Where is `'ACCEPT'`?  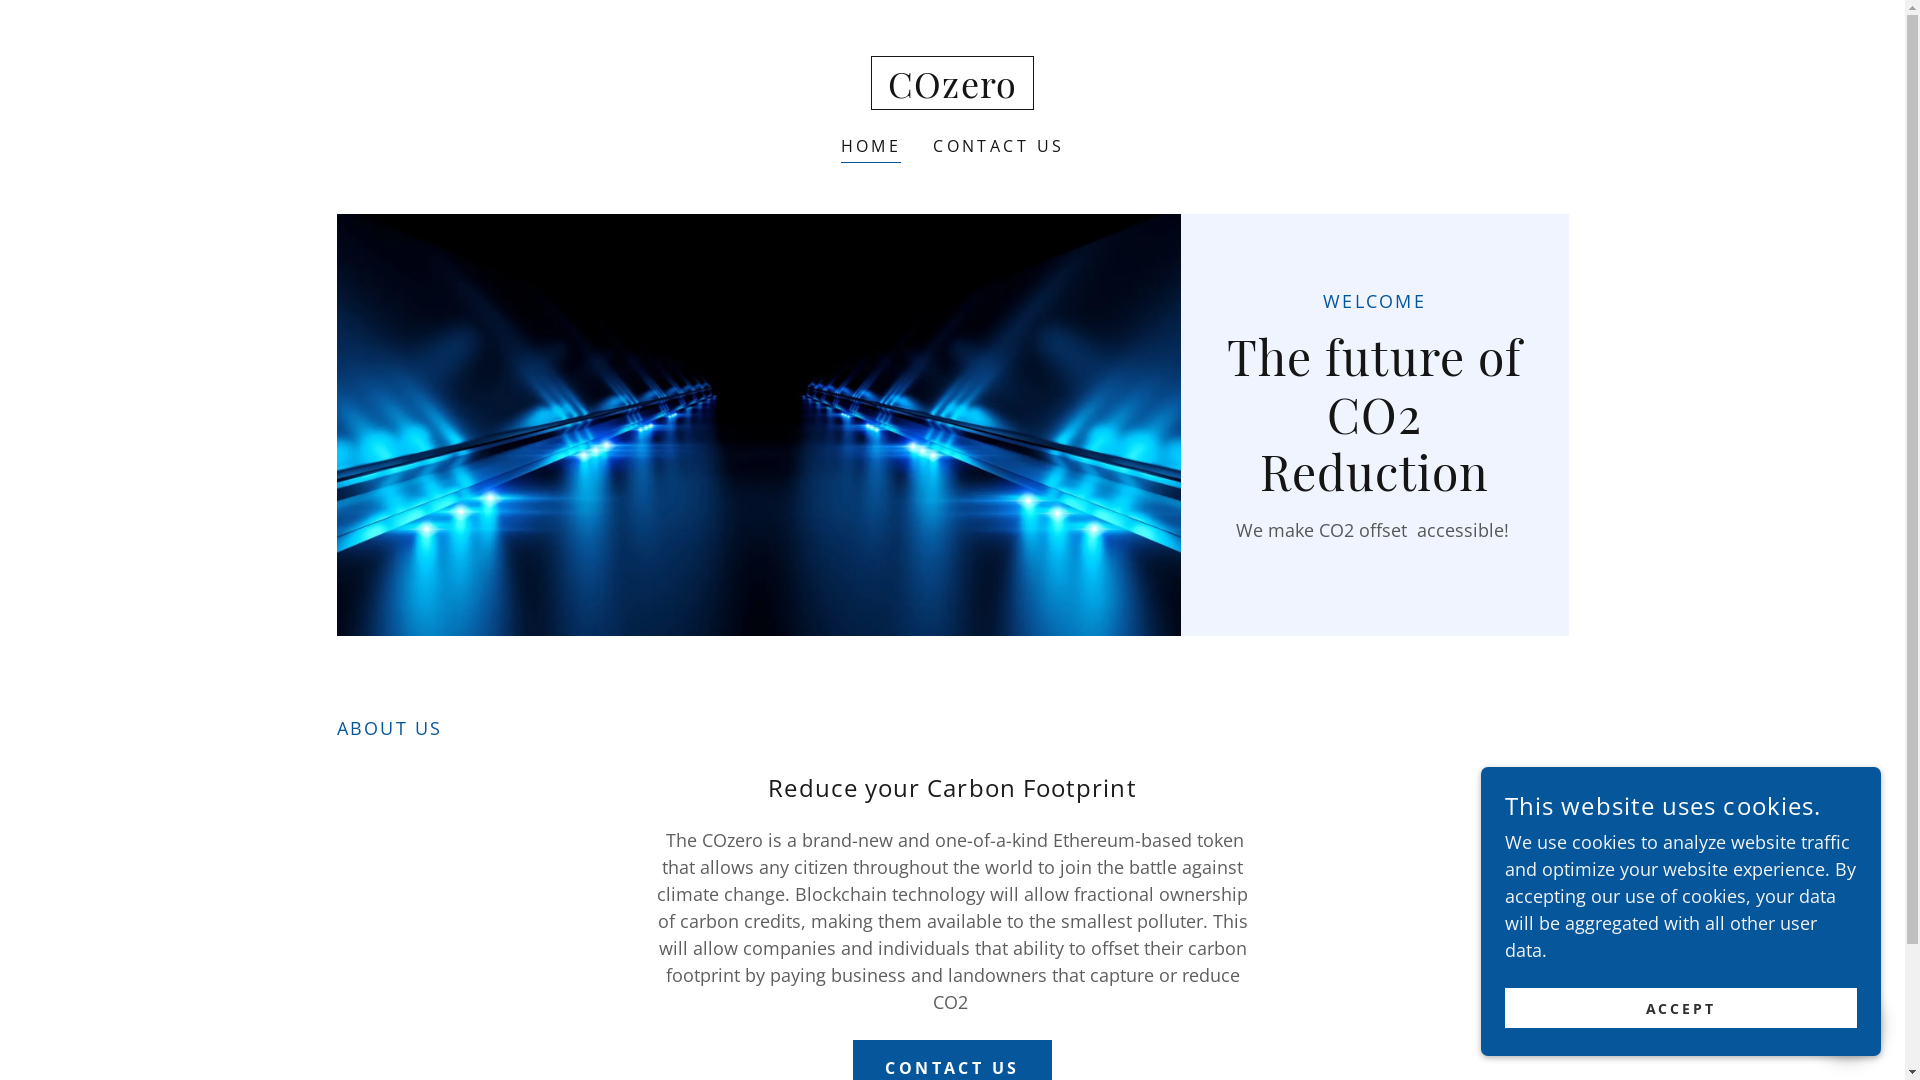 'ACCEPT' is located at coordinates (1680, 1007).